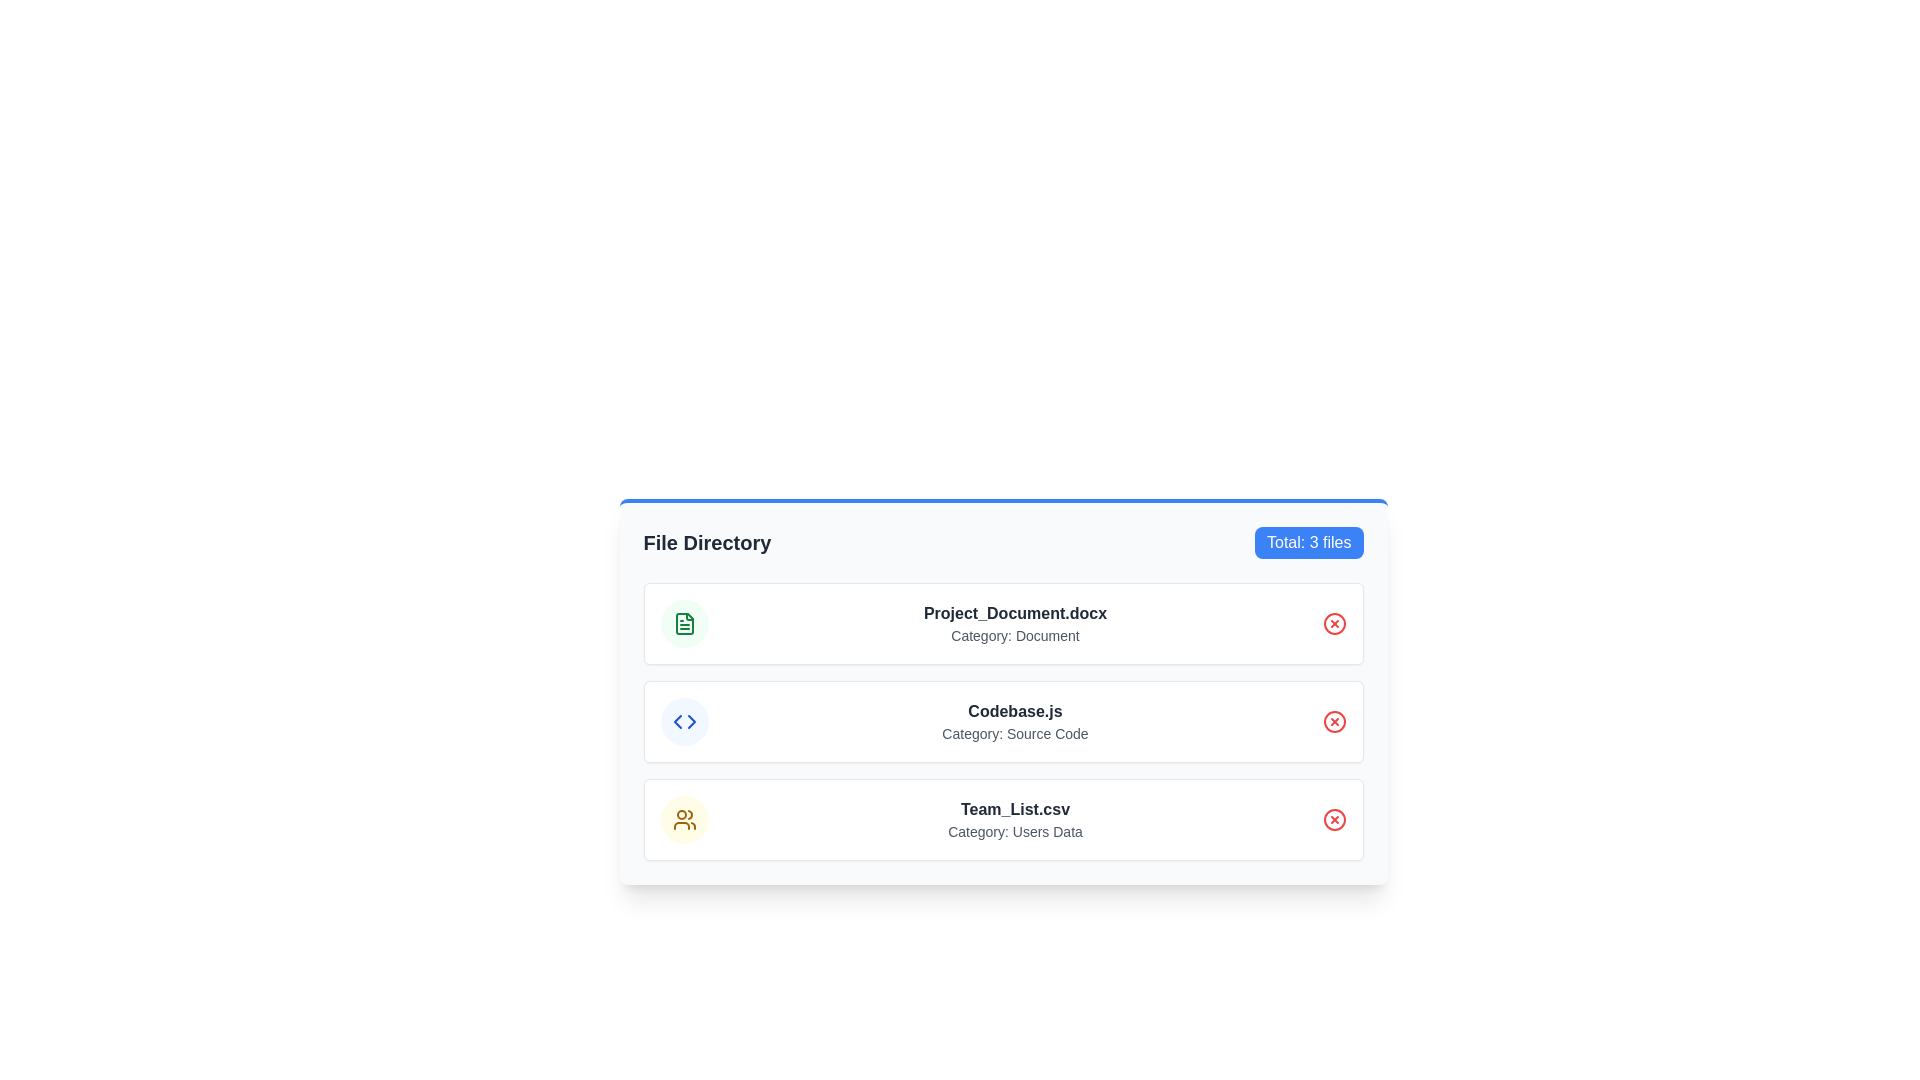 The image size is (1920, 1080). What do you see at coordinates (1003, 721) in the screenshot?
I see `the list item representing the file entry 'Codebase.js' in the 'File Directory' that is positioned between 'Project_Document.docx' and 'Team_List.csv'` at bounding box center [1003, 721].